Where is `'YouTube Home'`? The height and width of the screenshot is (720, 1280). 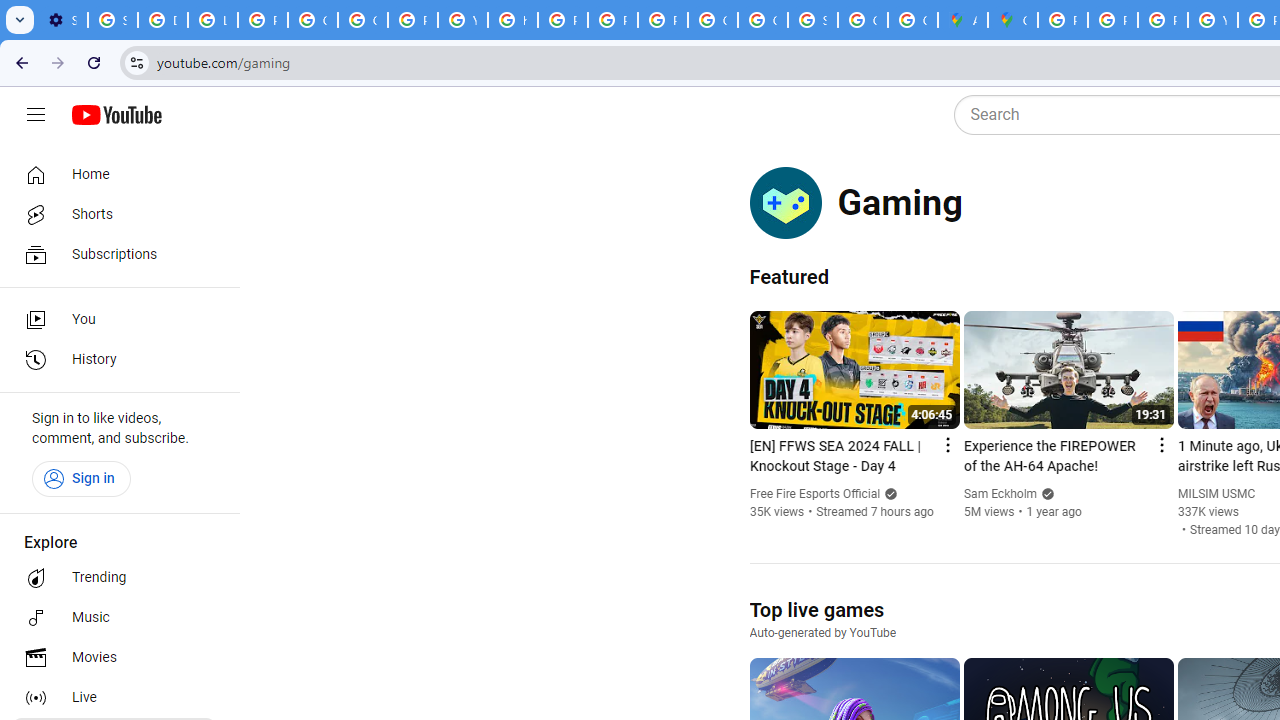 'YouTube Home' is located at coordinates (115, 115).